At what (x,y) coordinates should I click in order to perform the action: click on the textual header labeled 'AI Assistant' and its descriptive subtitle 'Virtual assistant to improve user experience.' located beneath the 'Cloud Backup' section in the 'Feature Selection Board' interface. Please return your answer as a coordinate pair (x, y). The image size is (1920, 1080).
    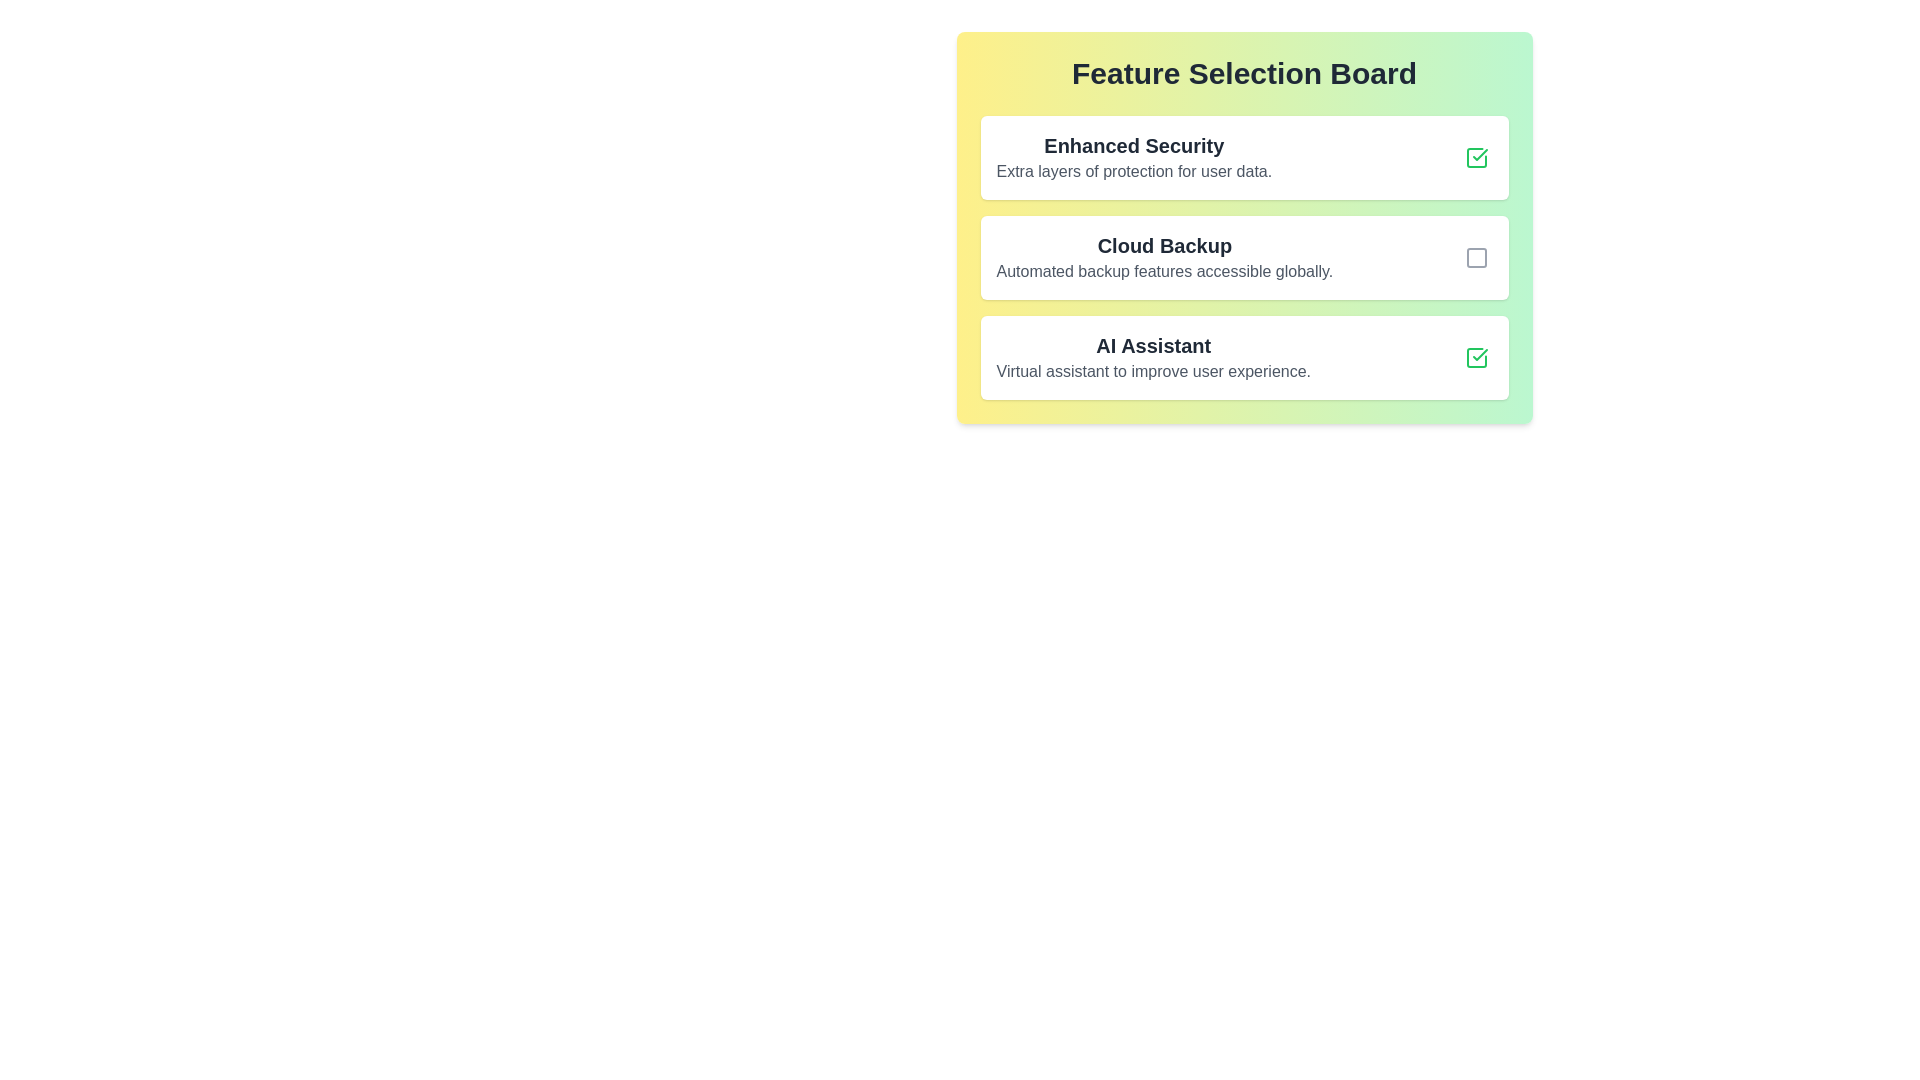
    Looking at the image, I should click on (1153, 357).